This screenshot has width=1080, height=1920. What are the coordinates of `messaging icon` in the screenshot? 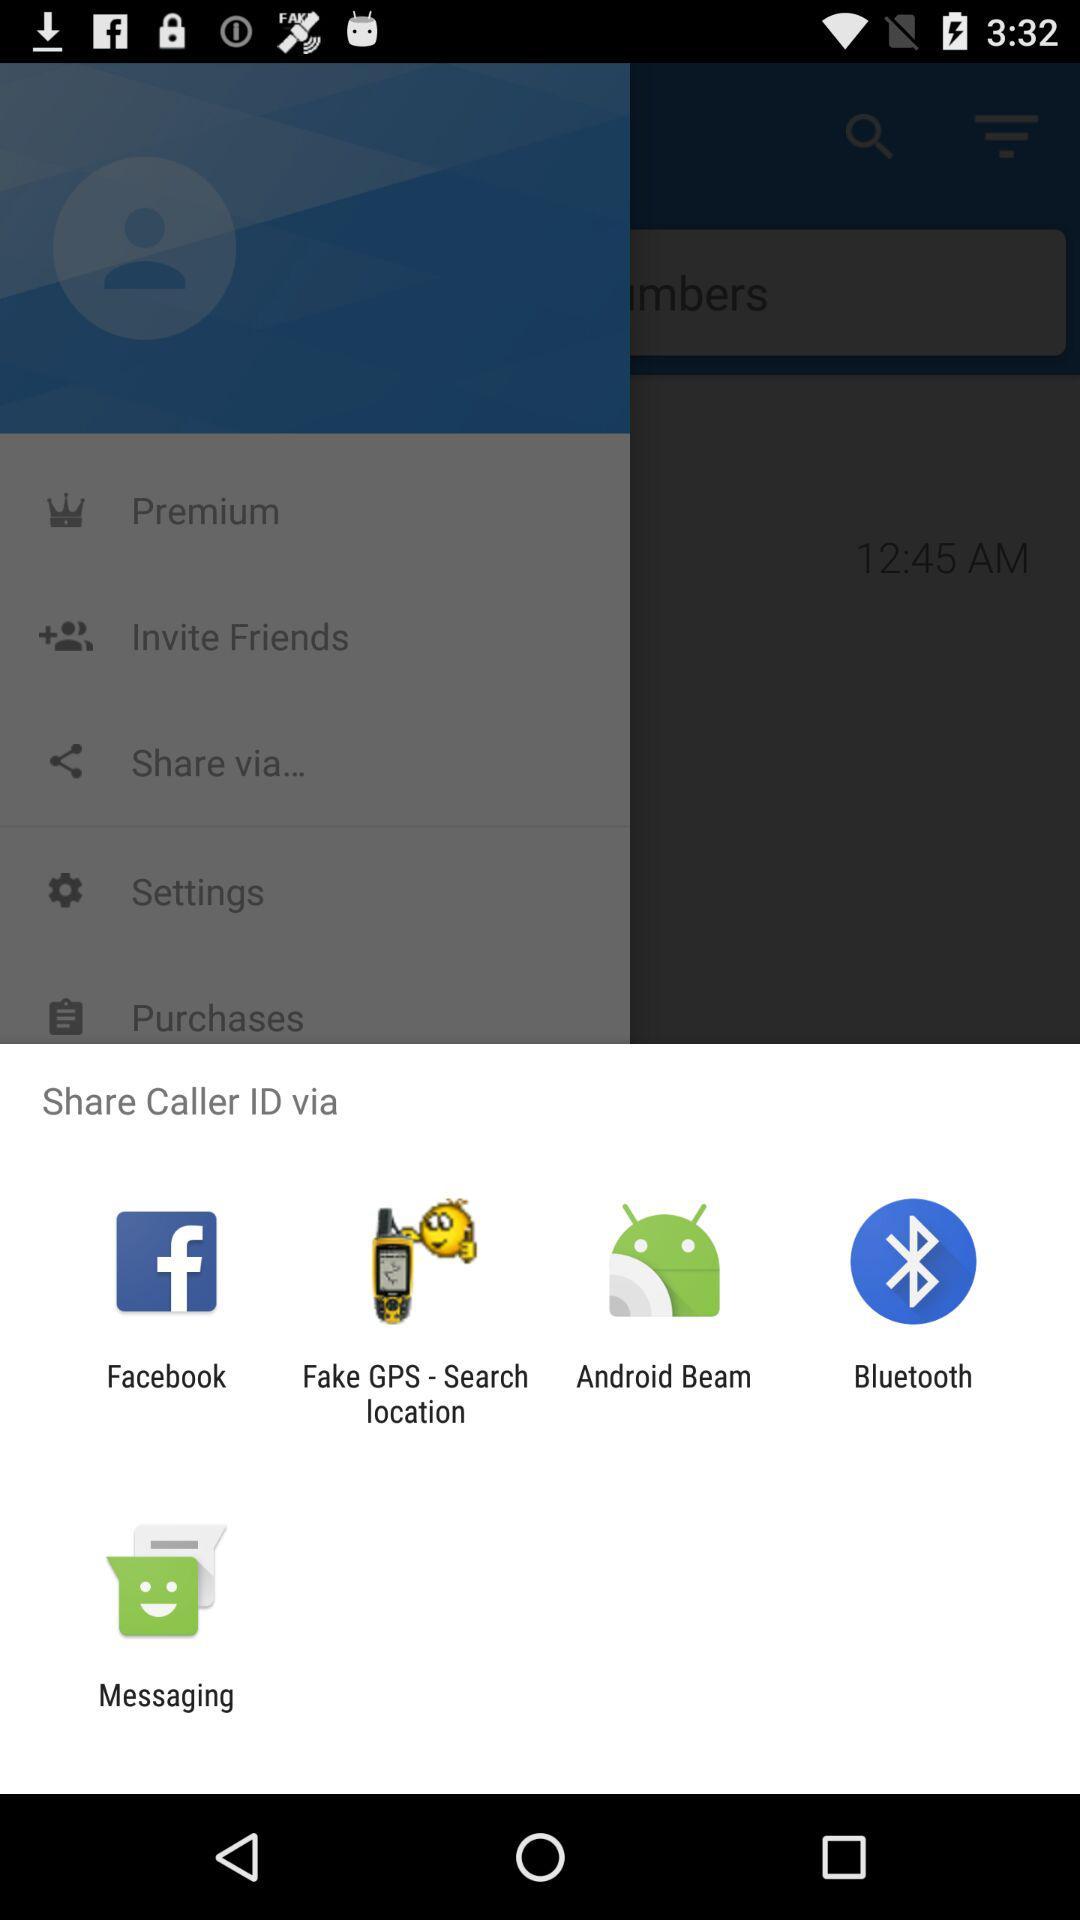 It's located at (165, 1711).